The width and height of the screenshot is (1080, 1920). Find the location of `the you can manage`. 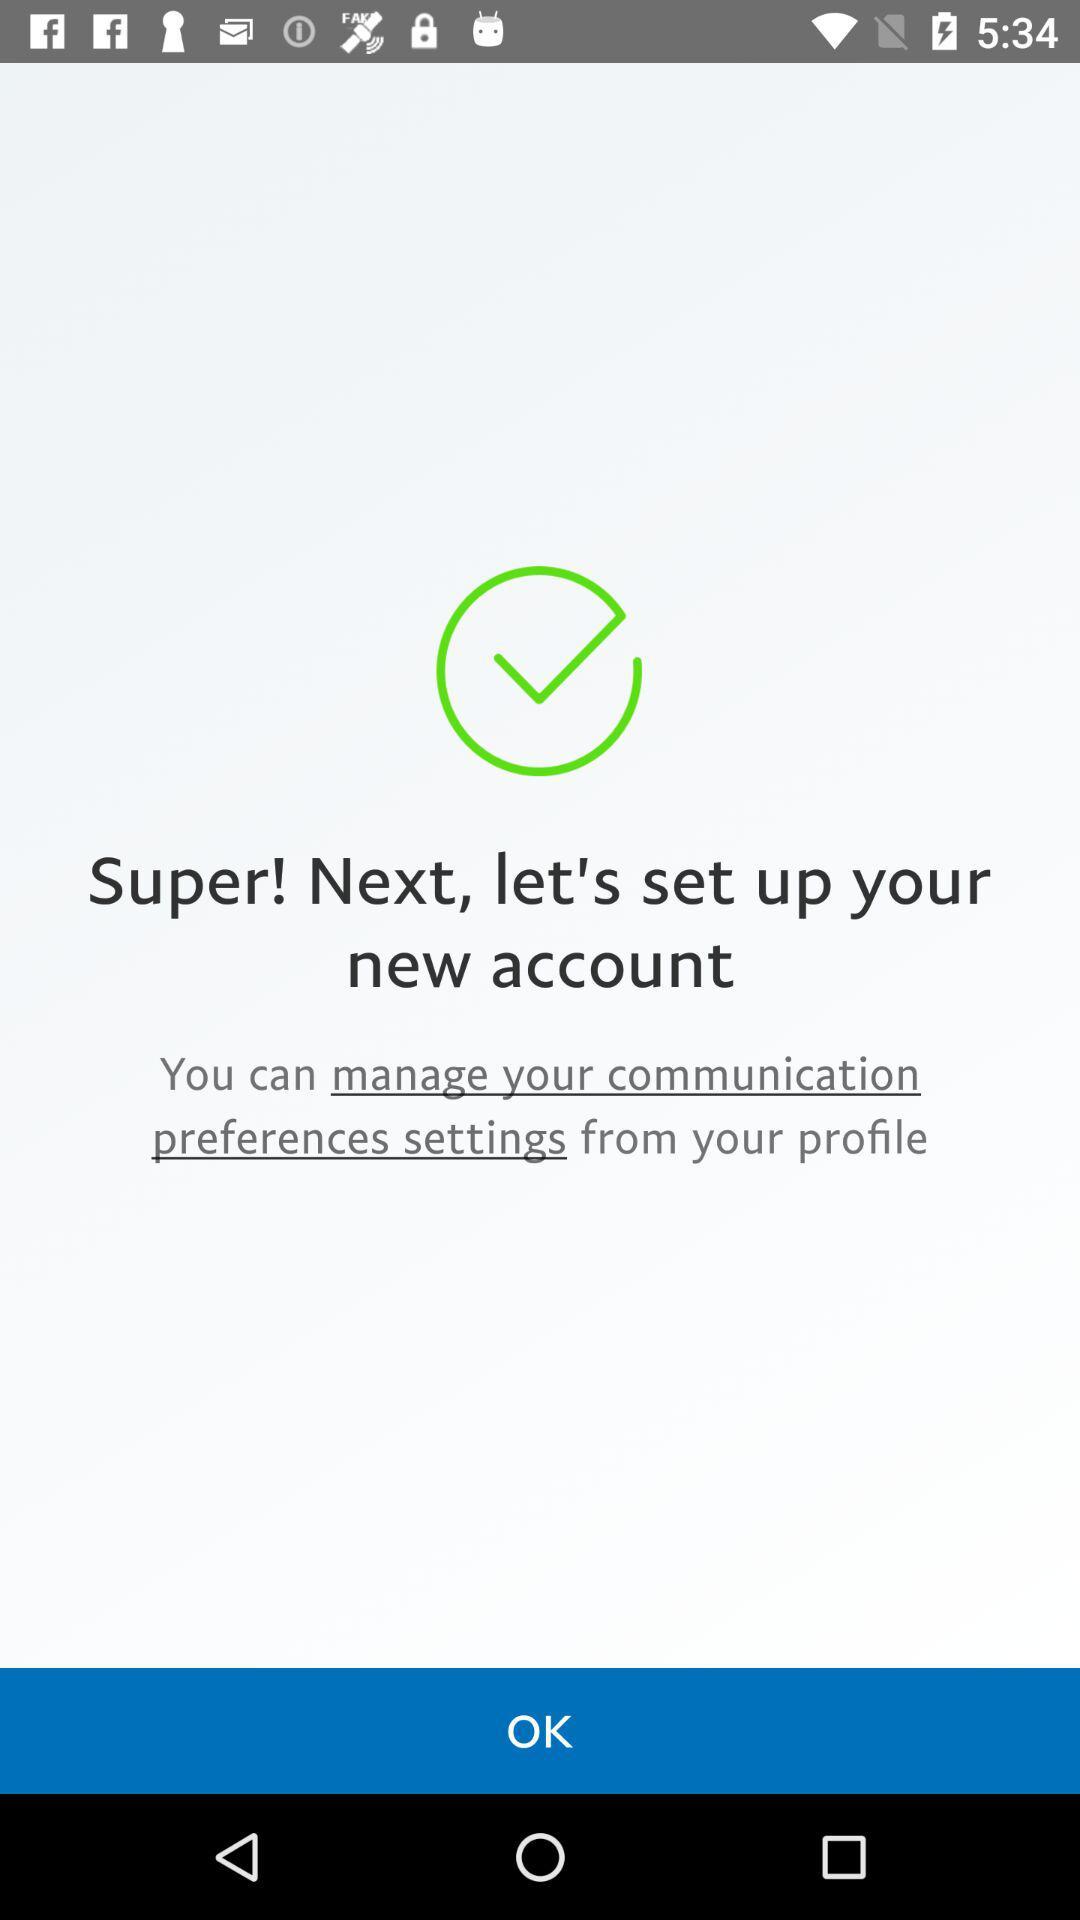

the you can manage is located at coordinates (540, 1103).